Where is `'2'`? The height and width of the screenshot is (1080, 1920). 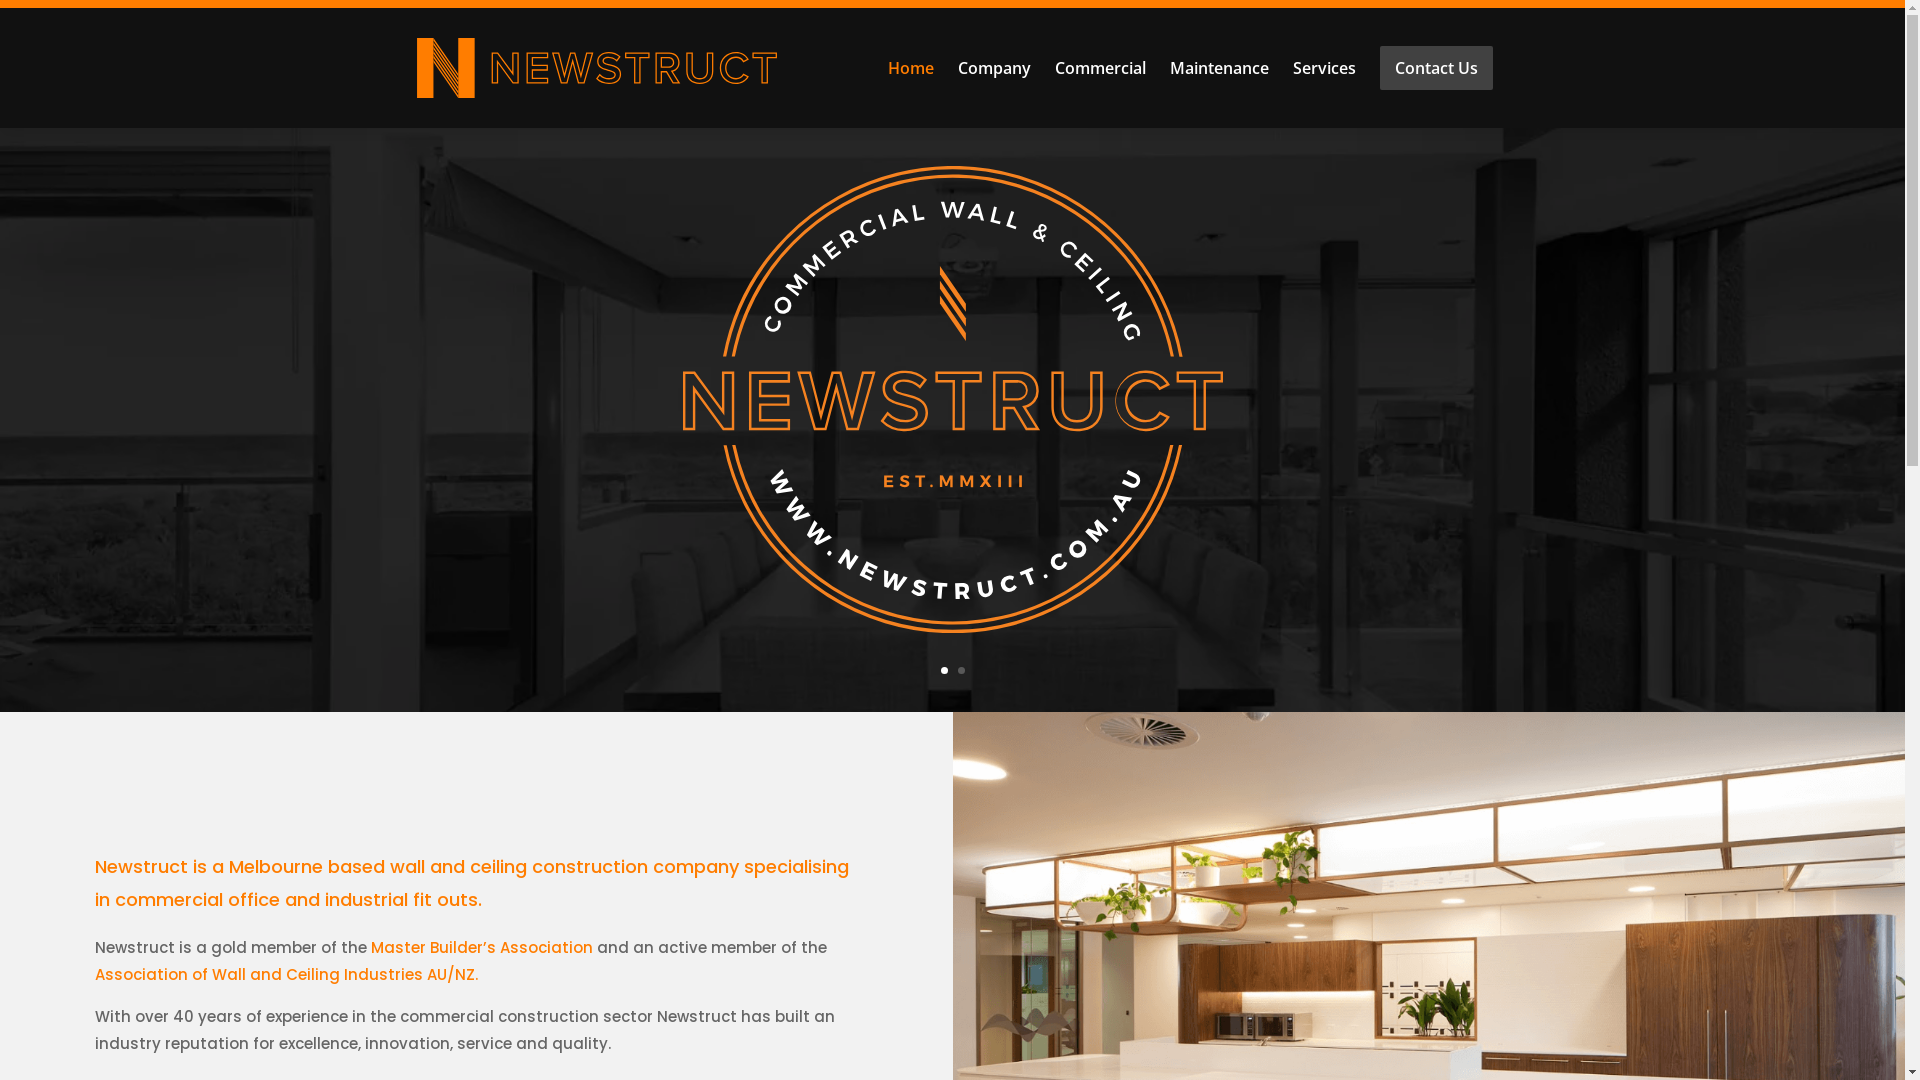 '2' is located at coordinates (957, 669).